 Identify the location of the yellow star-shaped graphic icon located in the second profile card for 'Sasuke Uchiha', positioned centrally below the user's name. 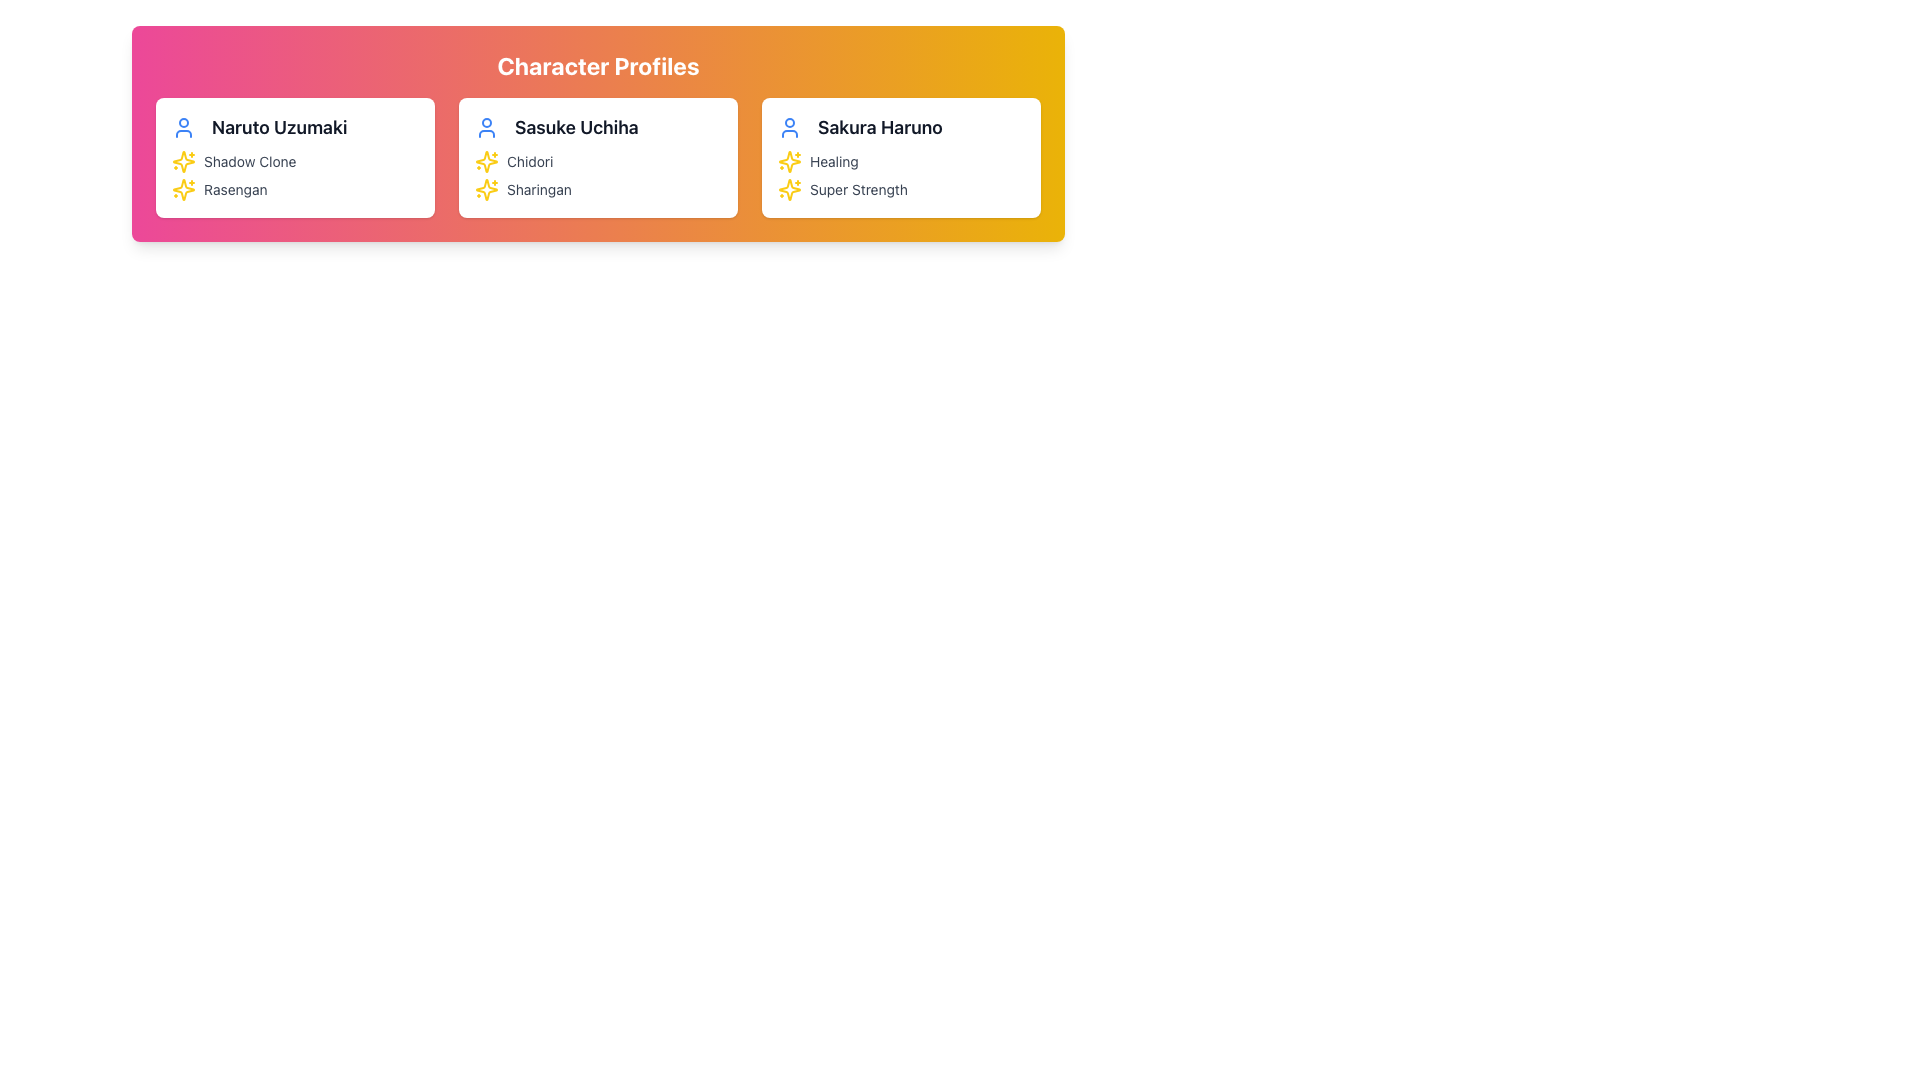
(486, 161).